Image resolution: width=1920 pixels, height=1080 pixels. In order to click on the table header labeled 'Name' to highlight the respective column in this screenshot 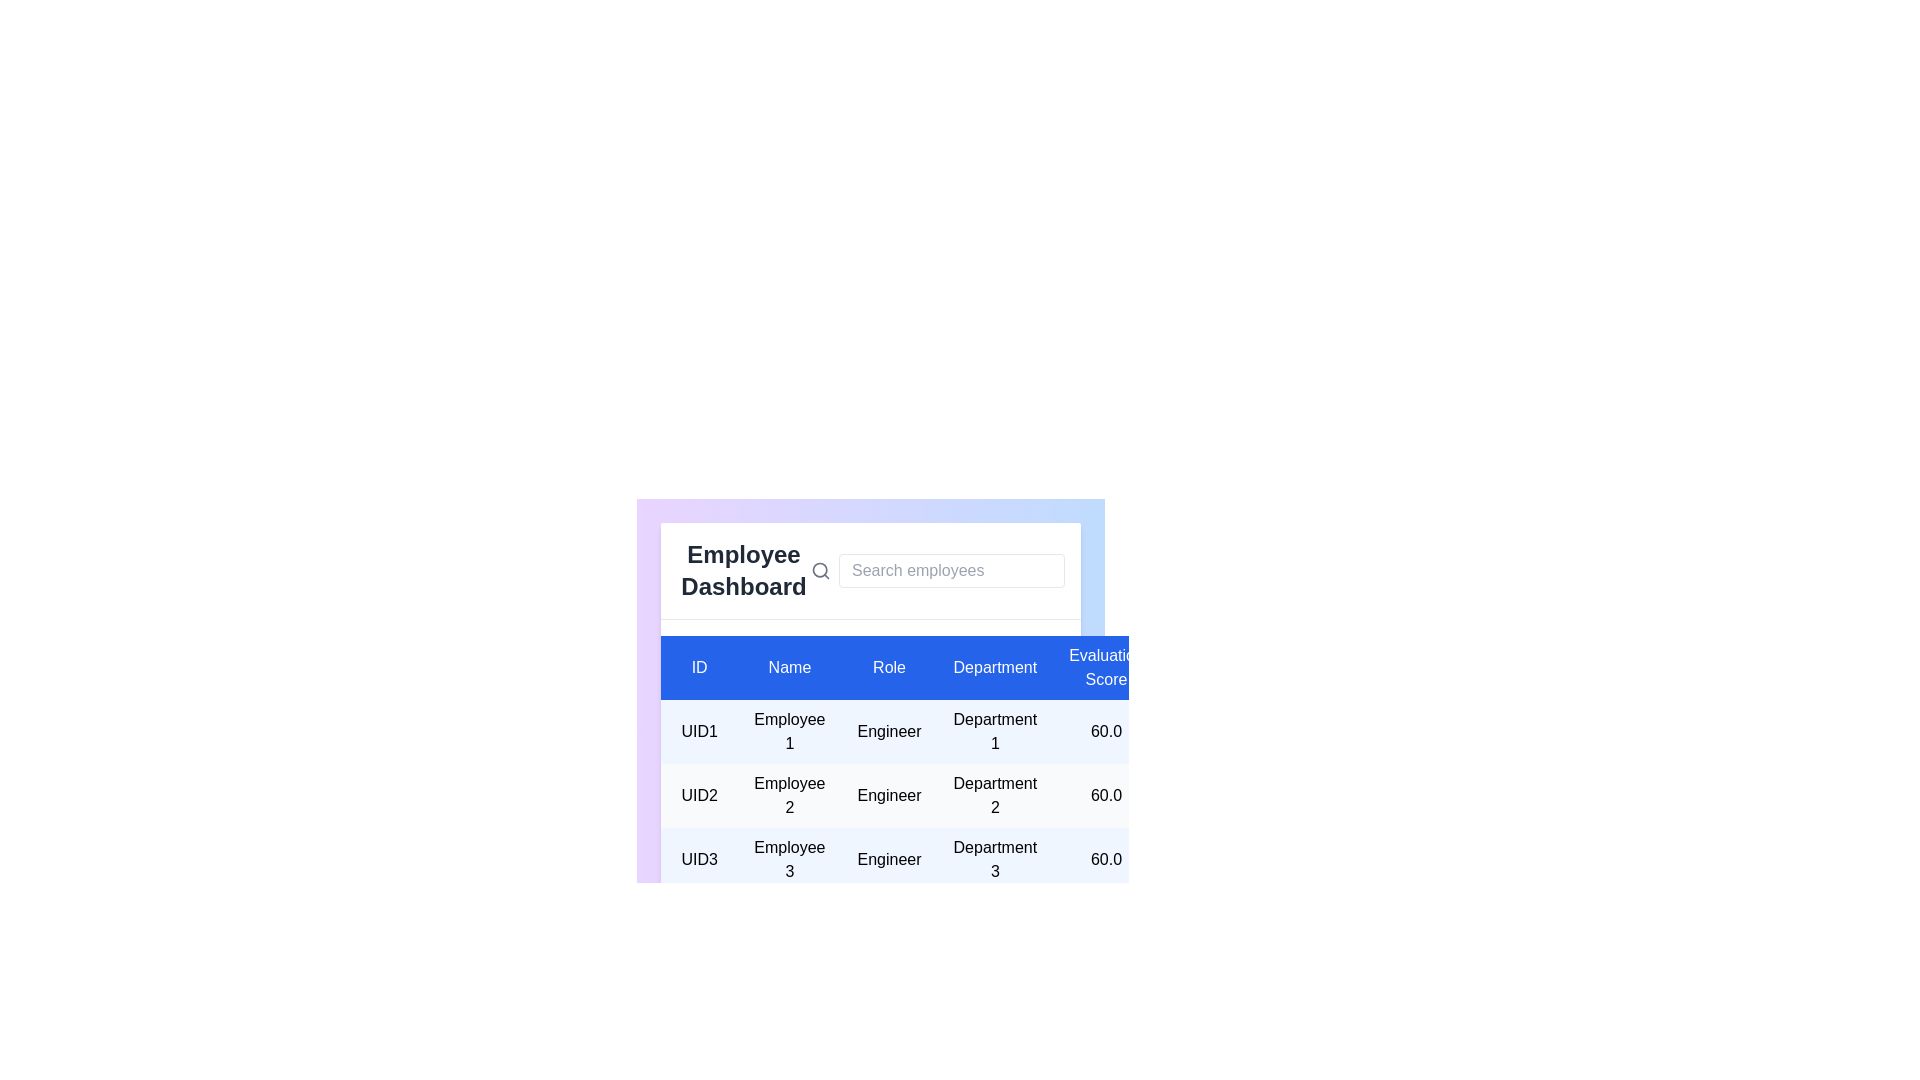, I will do `click(788, 667)`.